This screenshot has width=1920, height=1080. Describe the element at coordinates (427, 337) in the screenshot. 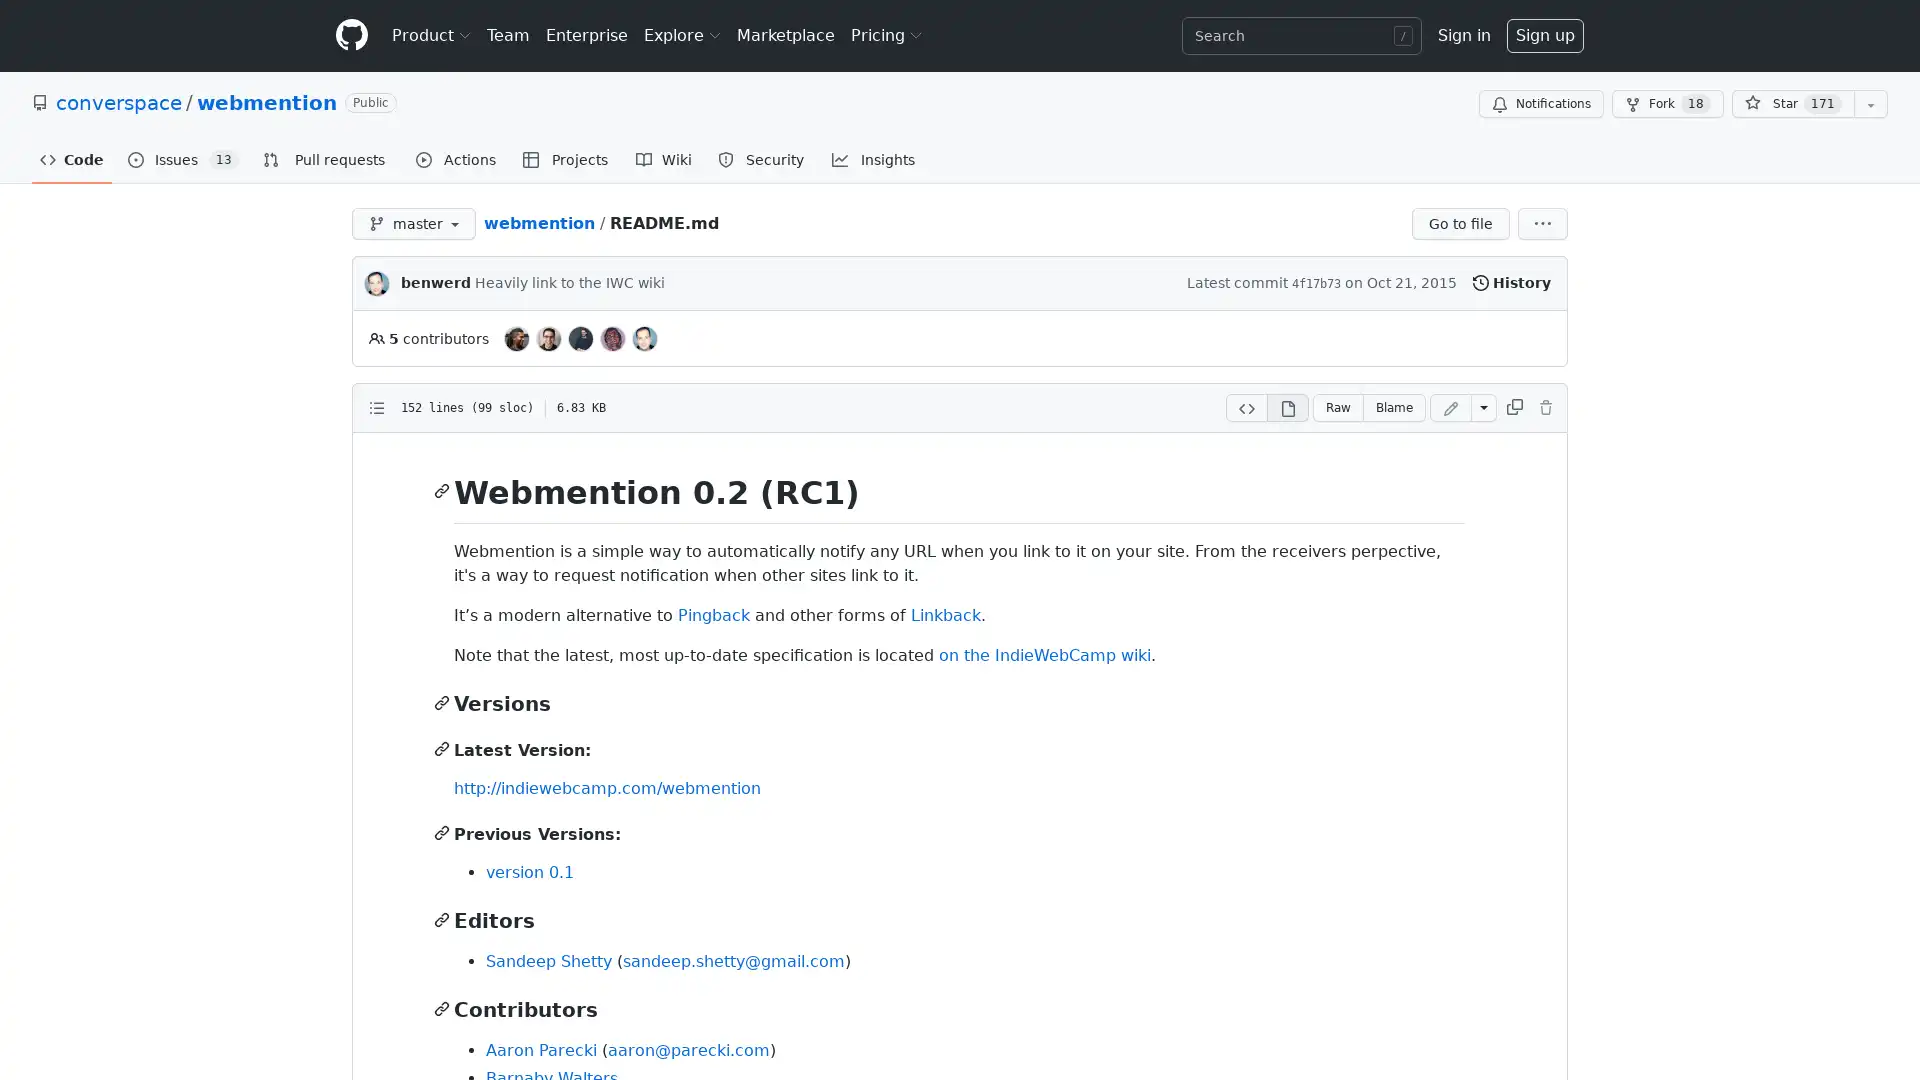

I see `5 contributors` at that location.